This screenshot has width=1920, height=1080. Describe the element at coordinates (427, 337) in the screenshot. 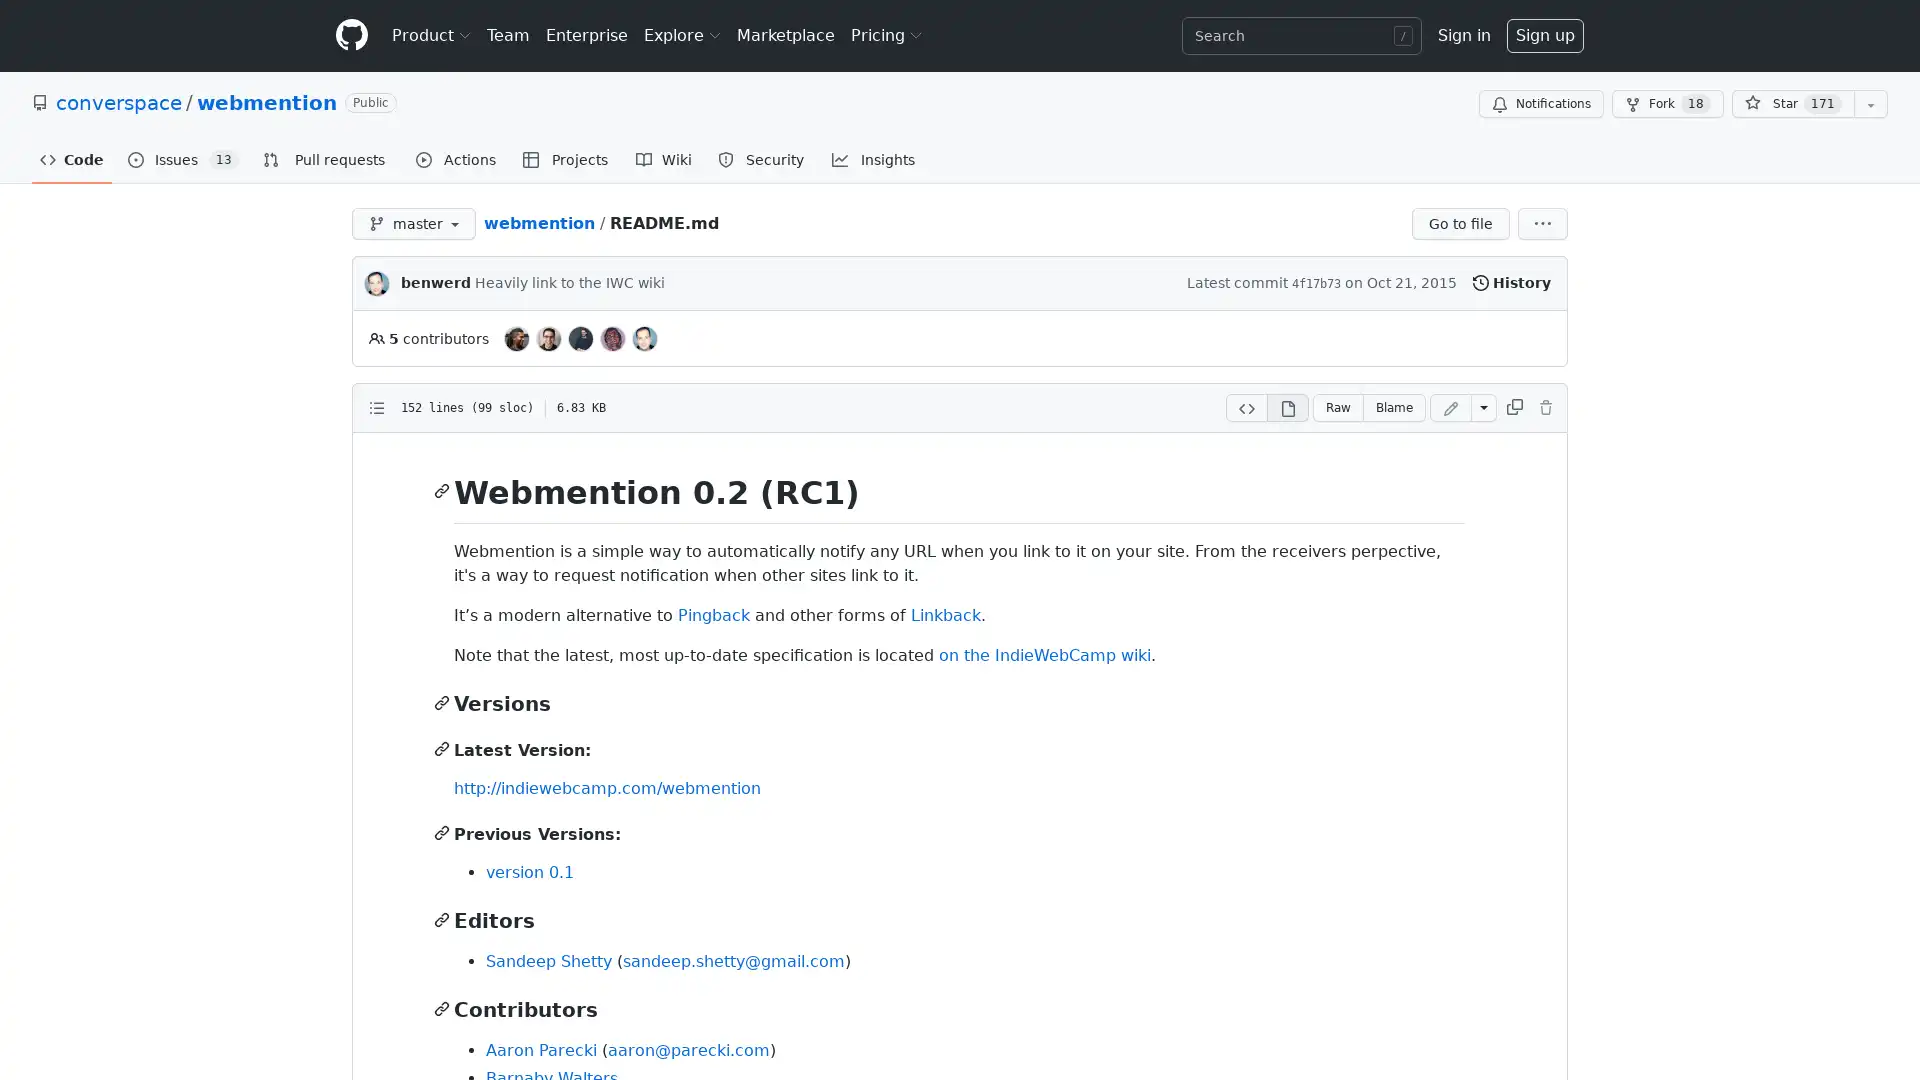

I see `5 contributors` at that location.